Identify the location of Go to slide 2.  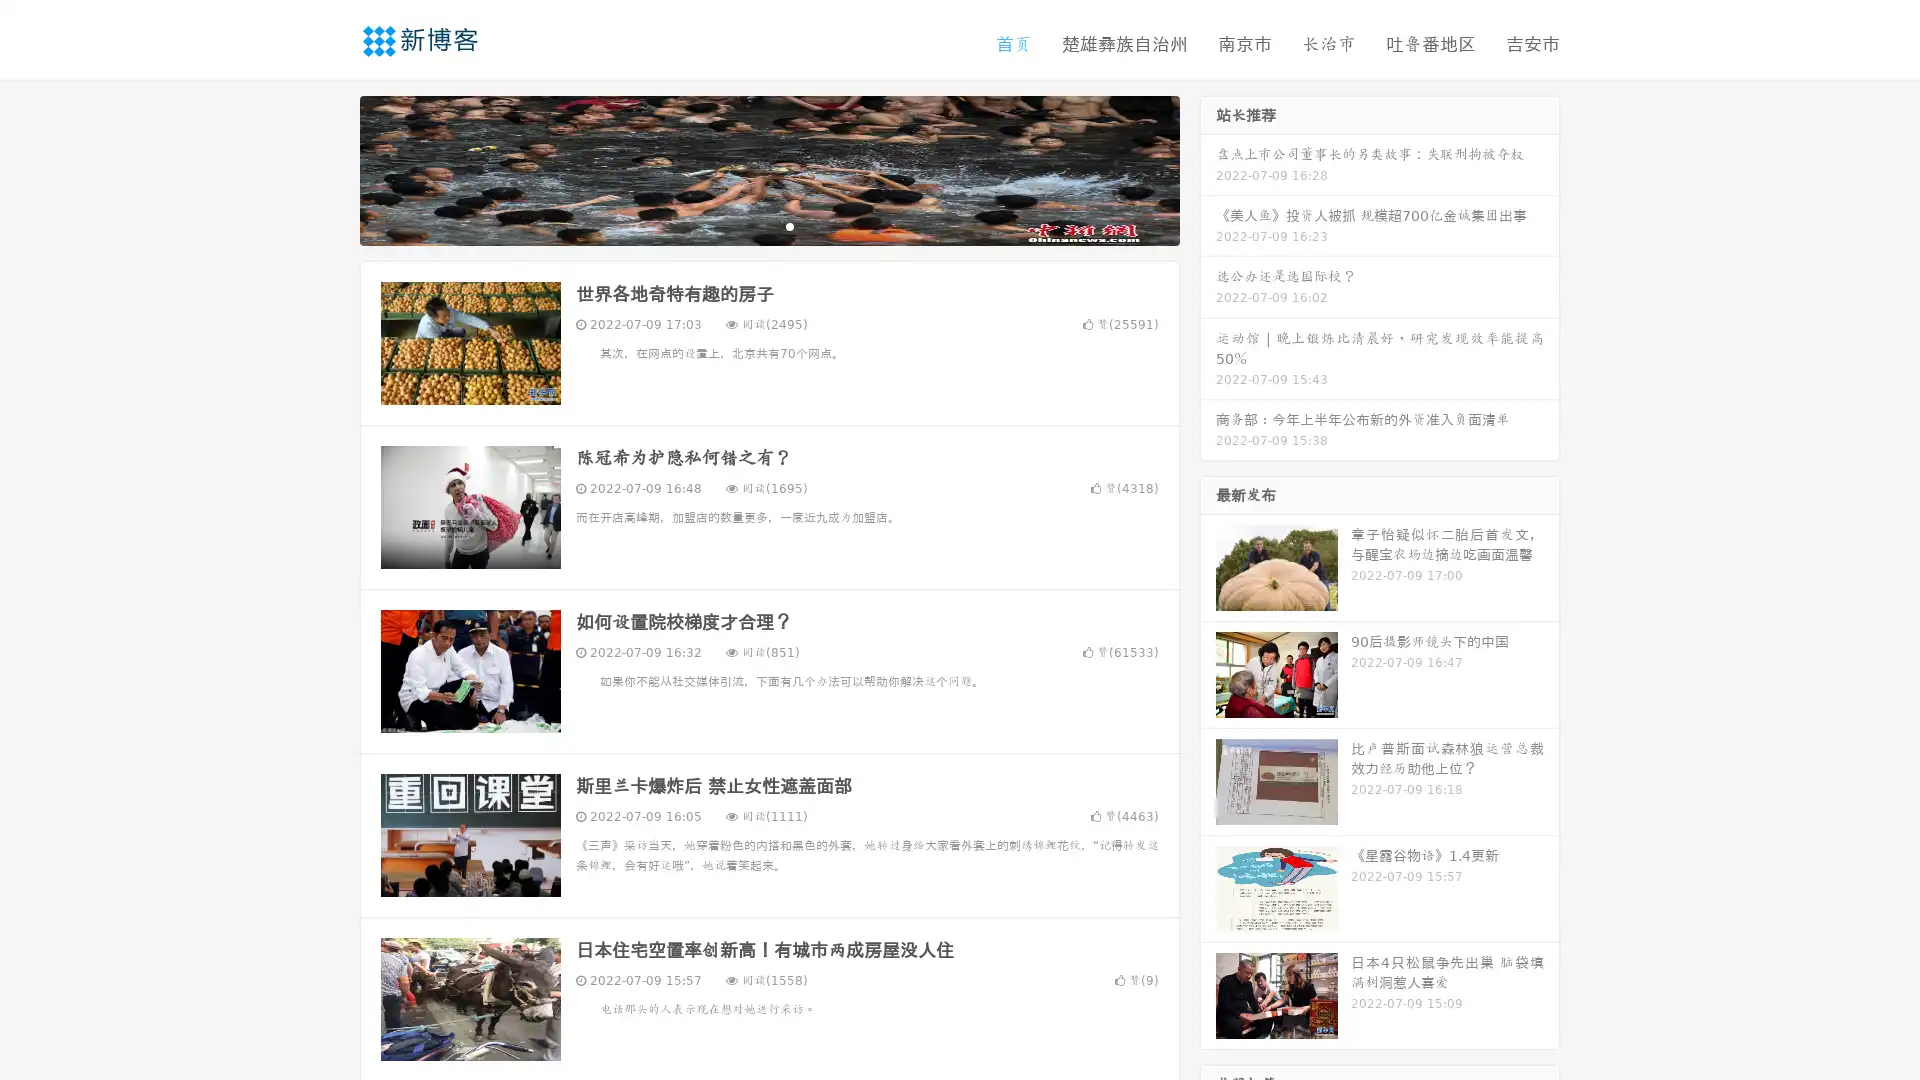
(768, 225).